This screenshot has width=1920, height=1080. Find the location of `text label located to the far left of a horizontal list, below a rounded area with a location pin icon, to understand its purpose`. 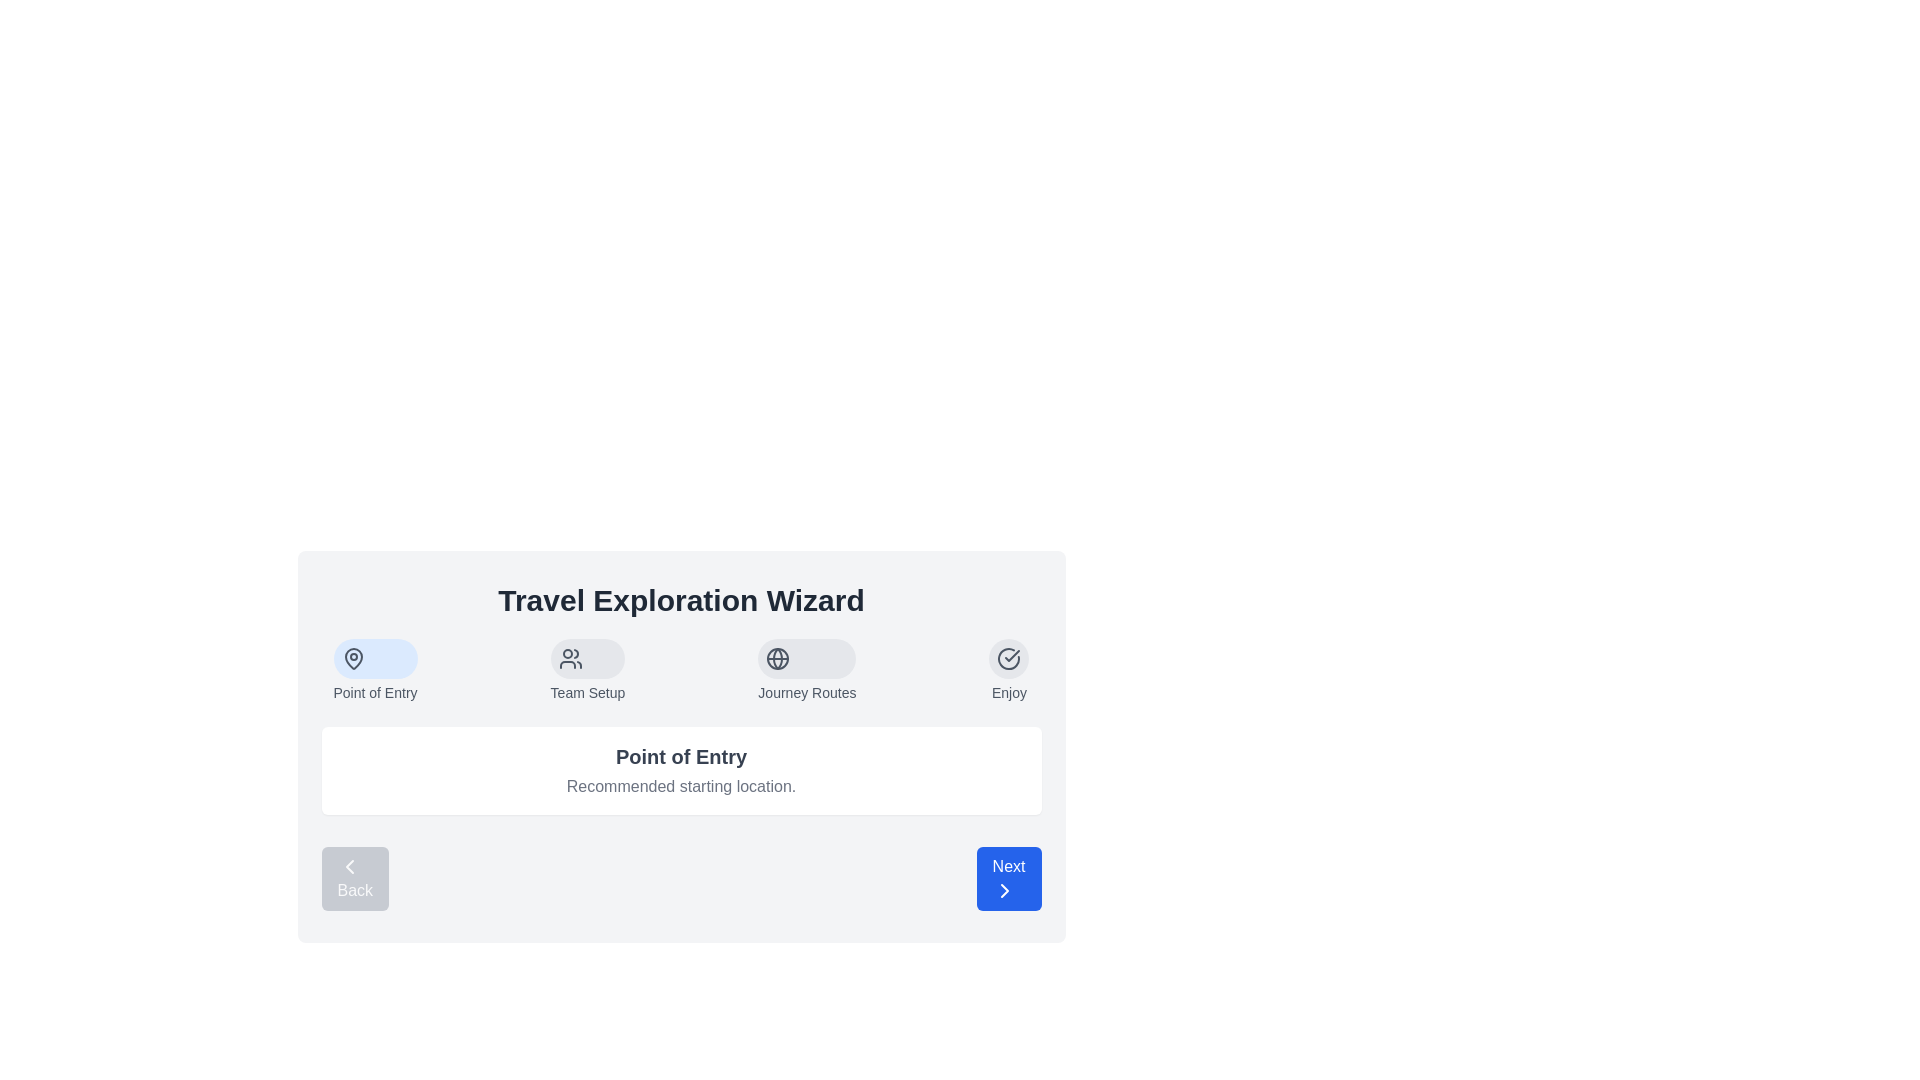

text label located to the far left of a horizontal list, below a rounded area with a location pin icon, to understand its purpose is located at coordinates (375, 692).